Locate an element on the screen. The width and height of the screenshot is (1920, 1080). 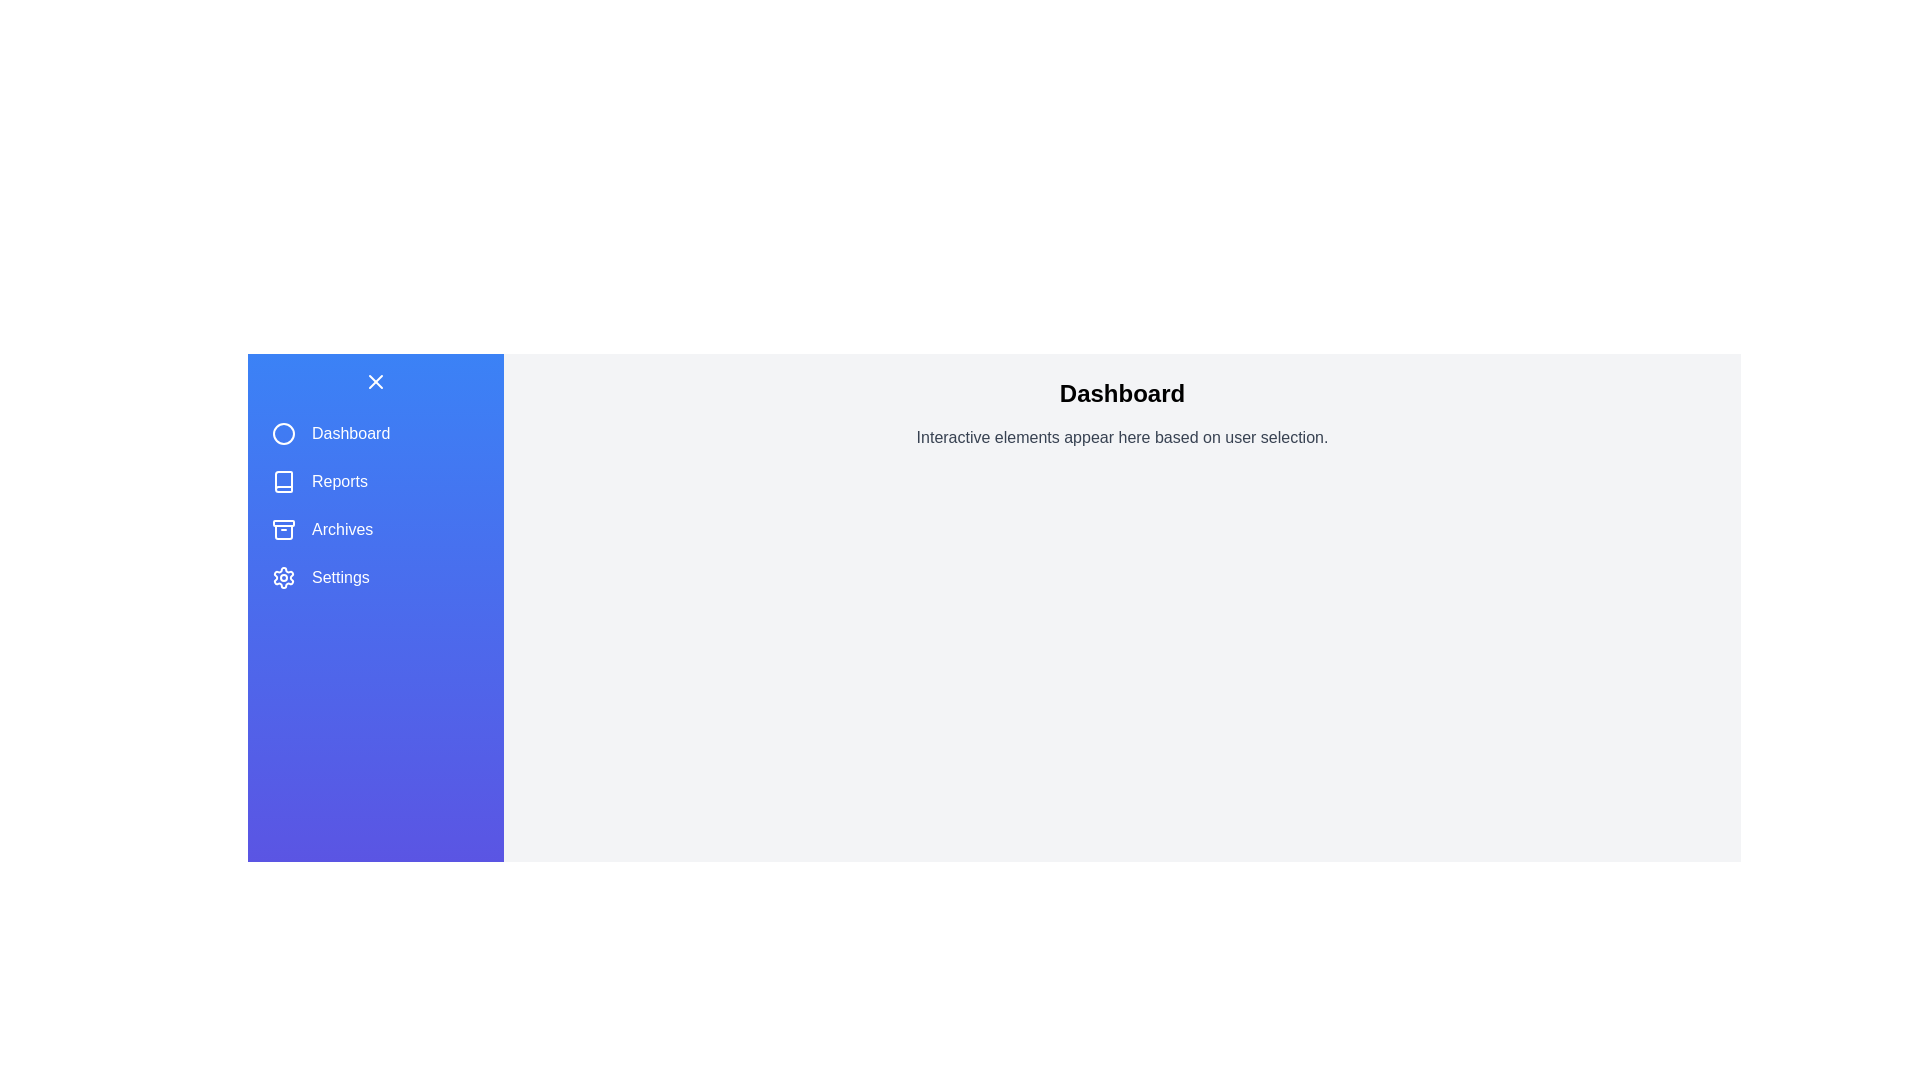
the menu item Reports is located at coordinates (375, 482).